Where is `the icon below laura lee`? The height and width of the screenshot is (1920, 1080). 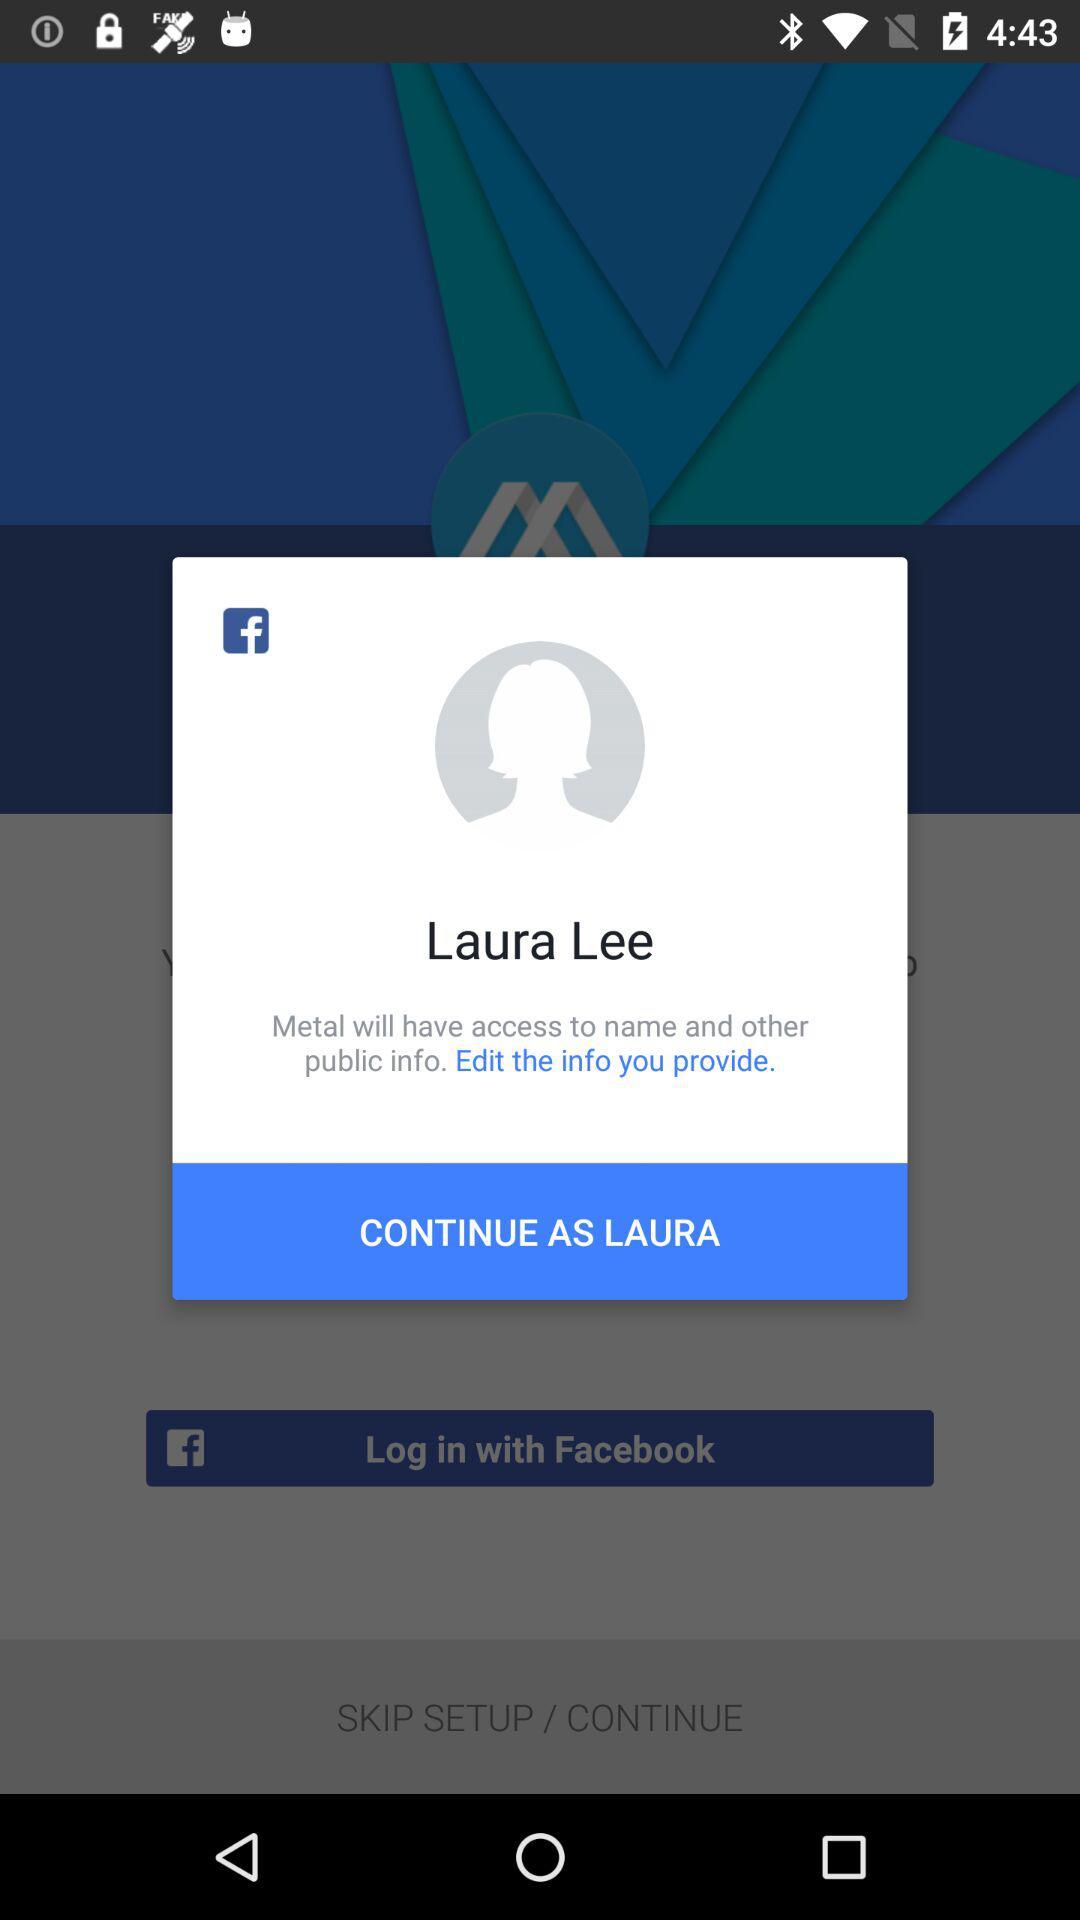 the icon below laura lee is located at coordinates (540, 1041).